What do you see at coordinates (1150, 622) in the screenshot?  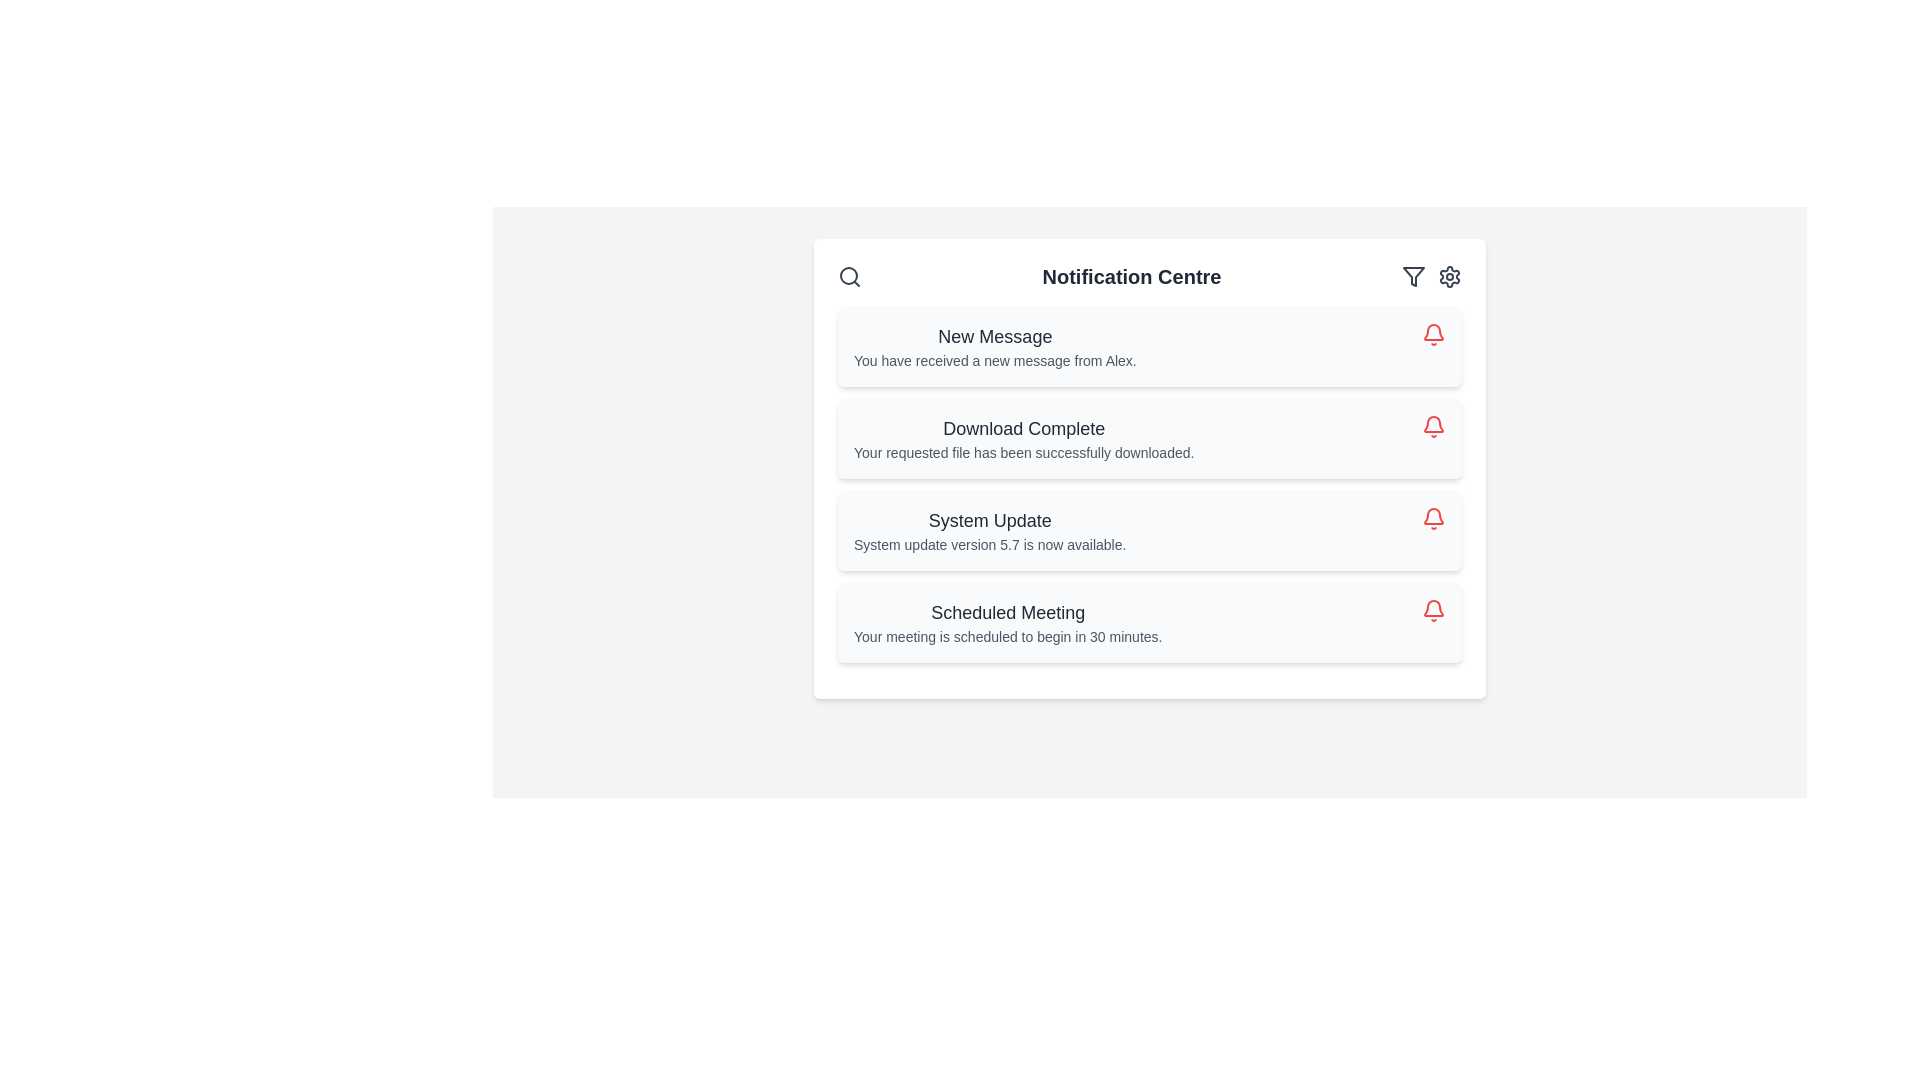 I see `details of the meeting from the fourth notification card in the Notification Centre, which is positioned below the System Update card` at bounding box center [1150, 622].